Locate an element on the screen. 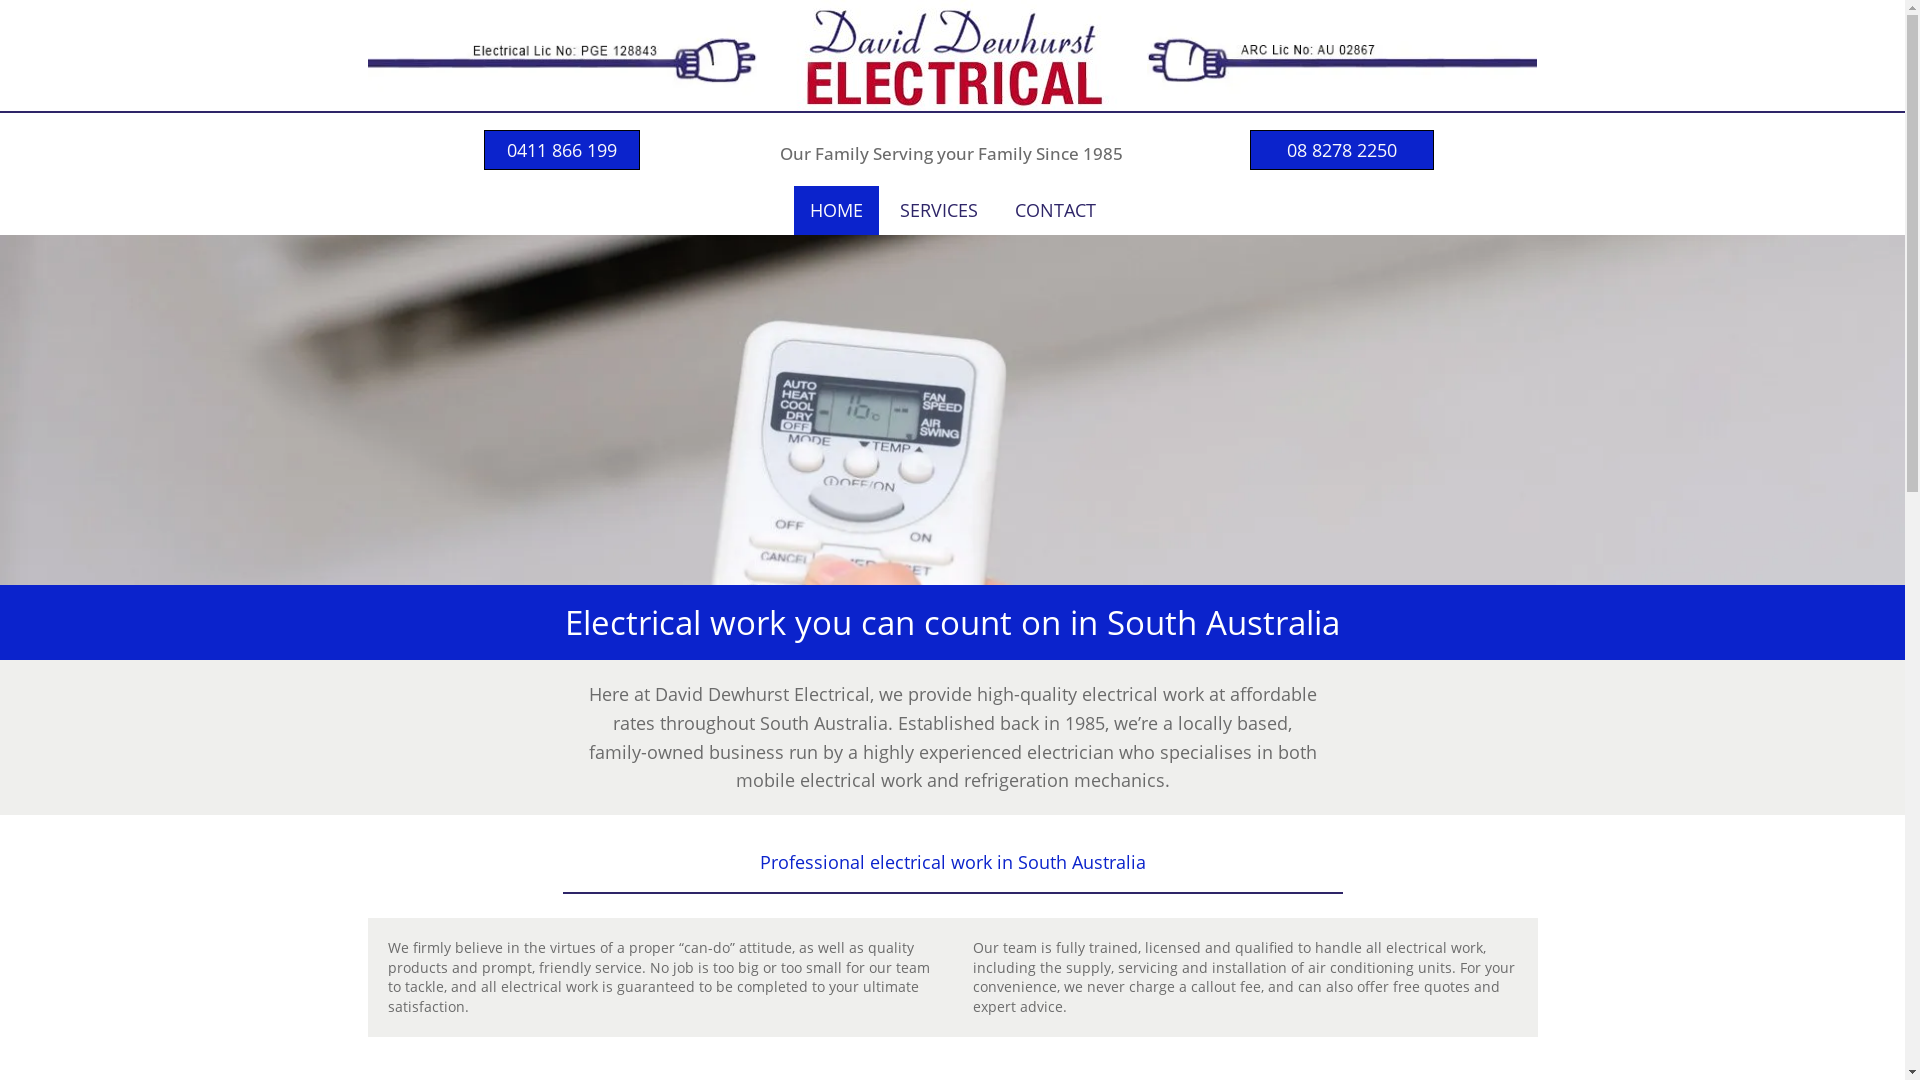 The width and height of the screenshot is (1920, 1080). 'david dewhurst electrical arc licence number    ' is located at coordinates (1342, 50).